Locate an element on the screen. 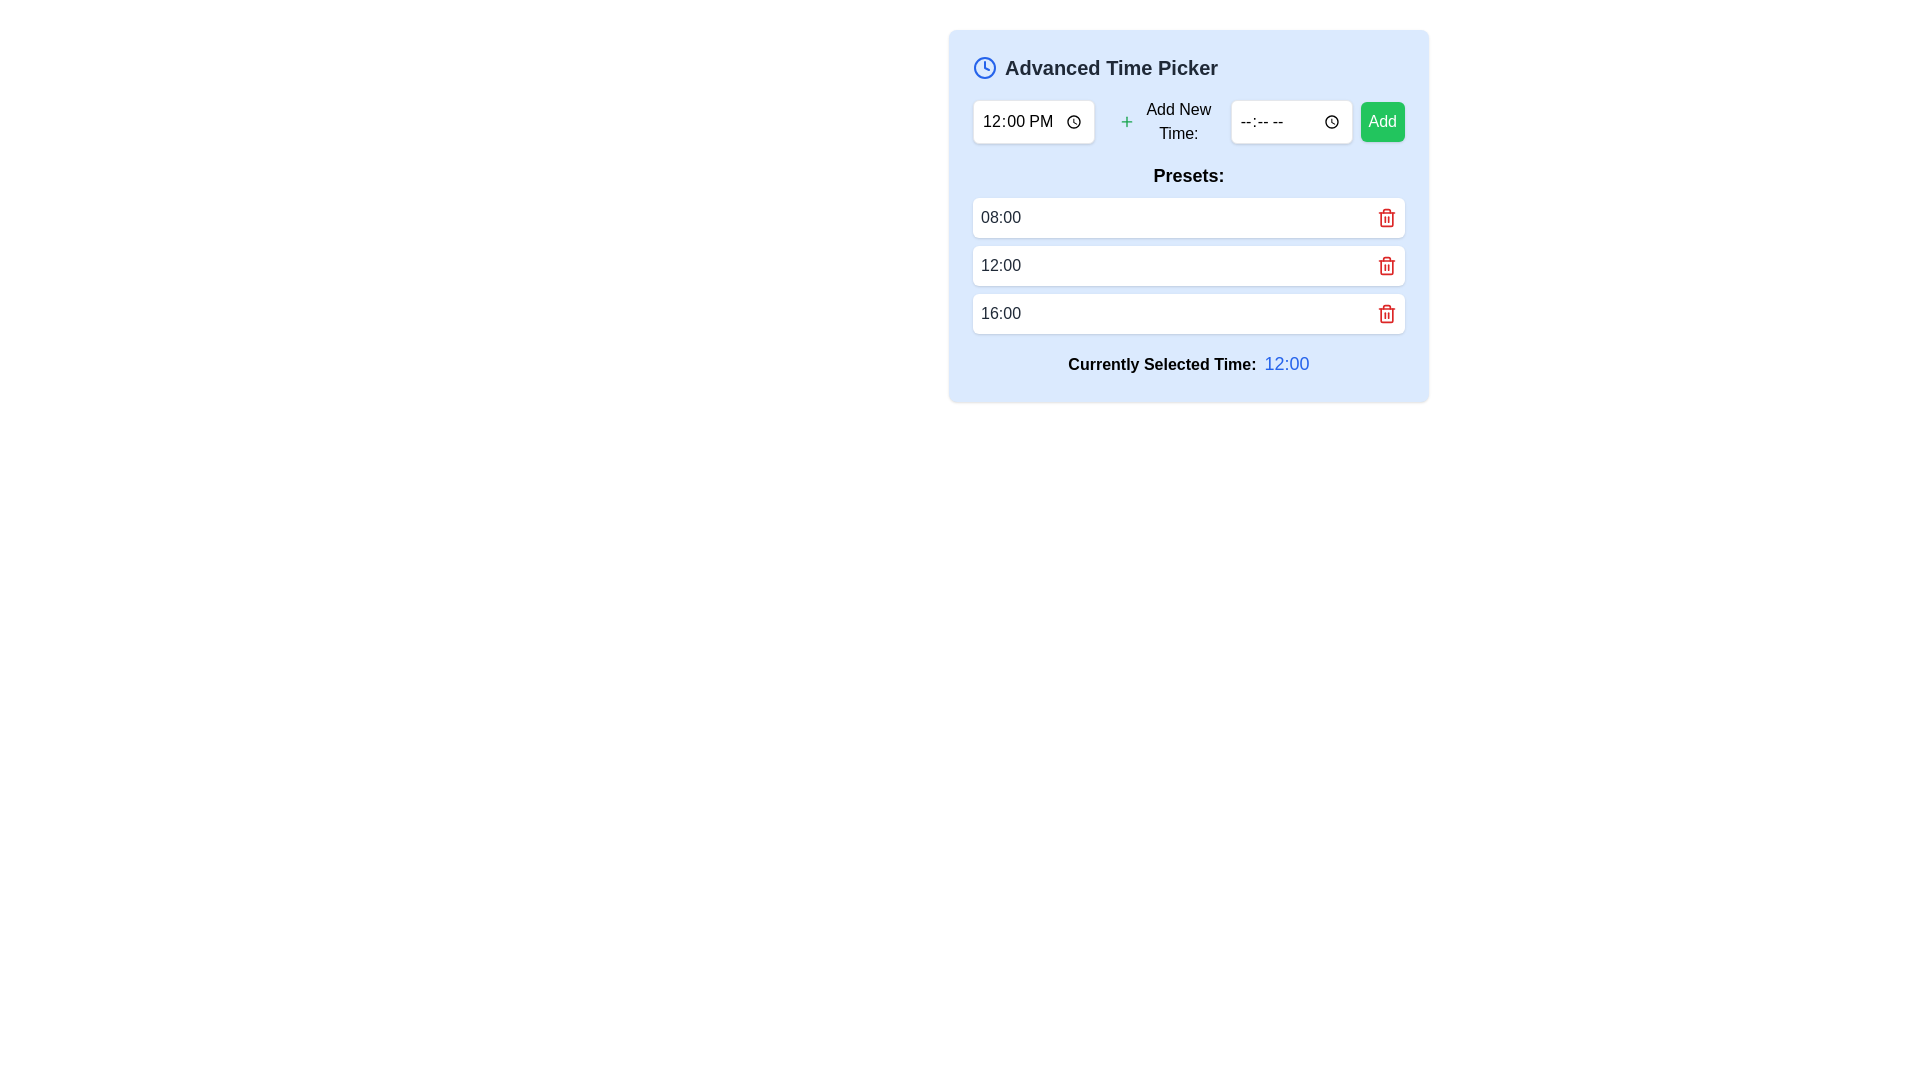 This screenshot has width=1920, height=1080. the button that allows the user to add a new time entry, located in the third position of a horizontal layout, to change its color is located at coordinates (1381, 122).